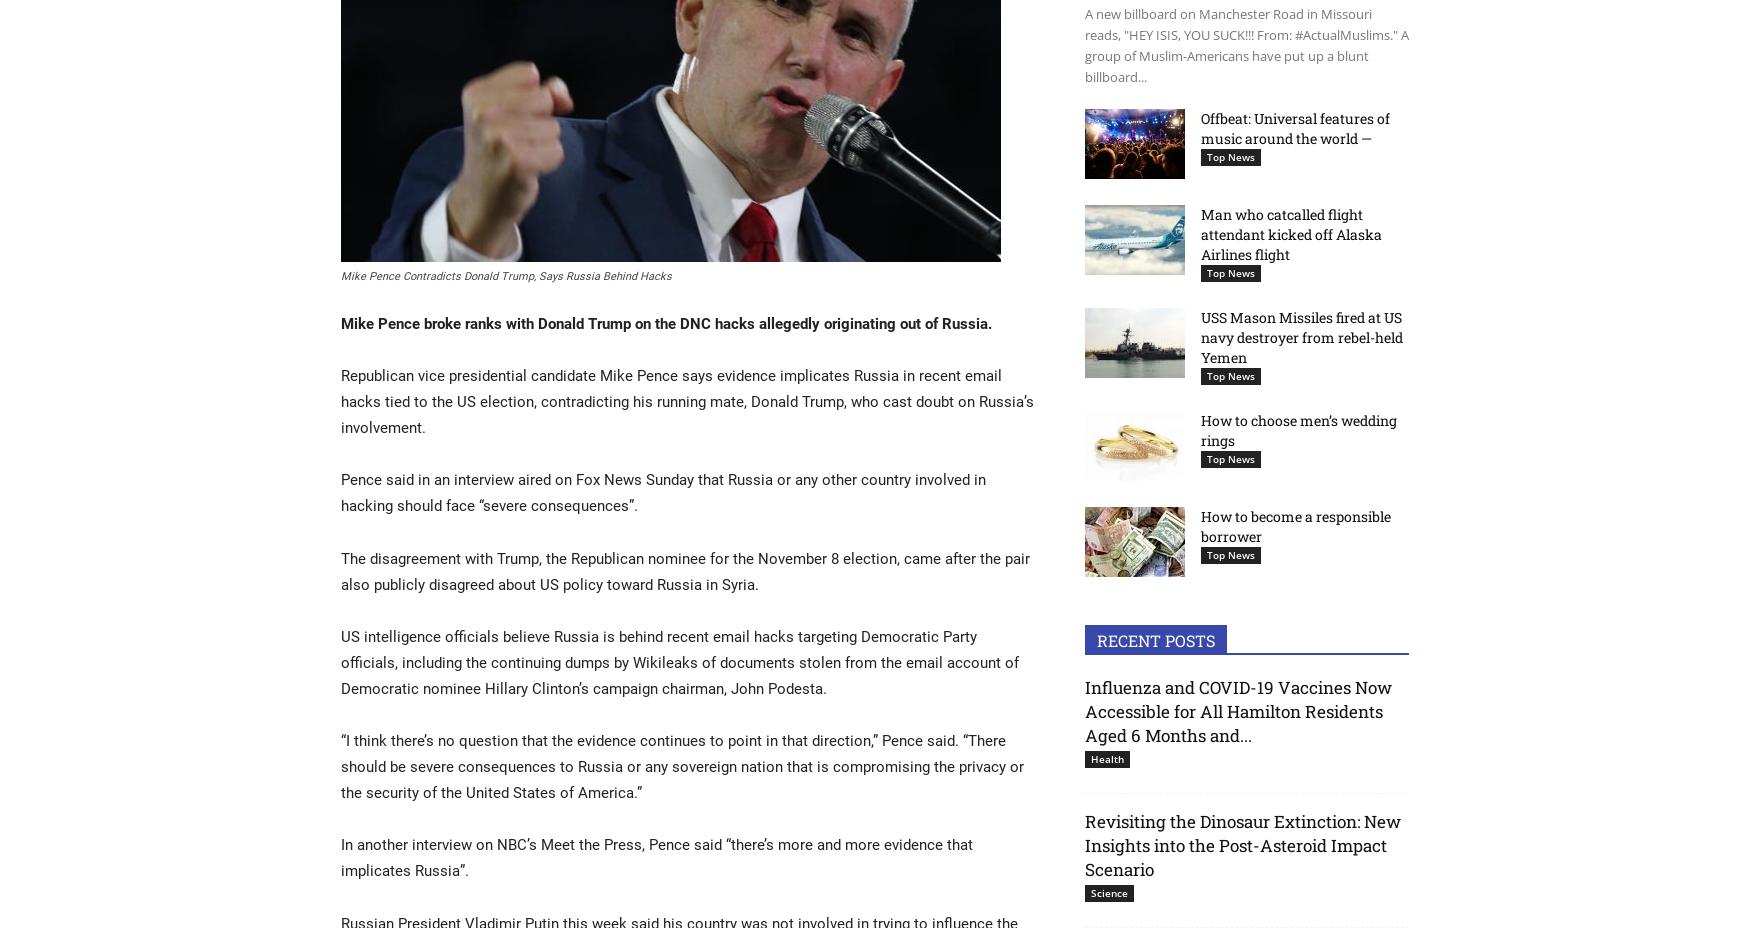 Image resolution: width=1750 pixels, height=928 pixels. Describe the element at coordinates (1247, 44) in the screenshot. I see `'A new billboard on Manchester Road in Missouri reads, "HEY ISIS, YOU SUCK!!! From: #ActualMuslims."

A group of Muslim-Americans have put up a blunt billboard...'` at that location.